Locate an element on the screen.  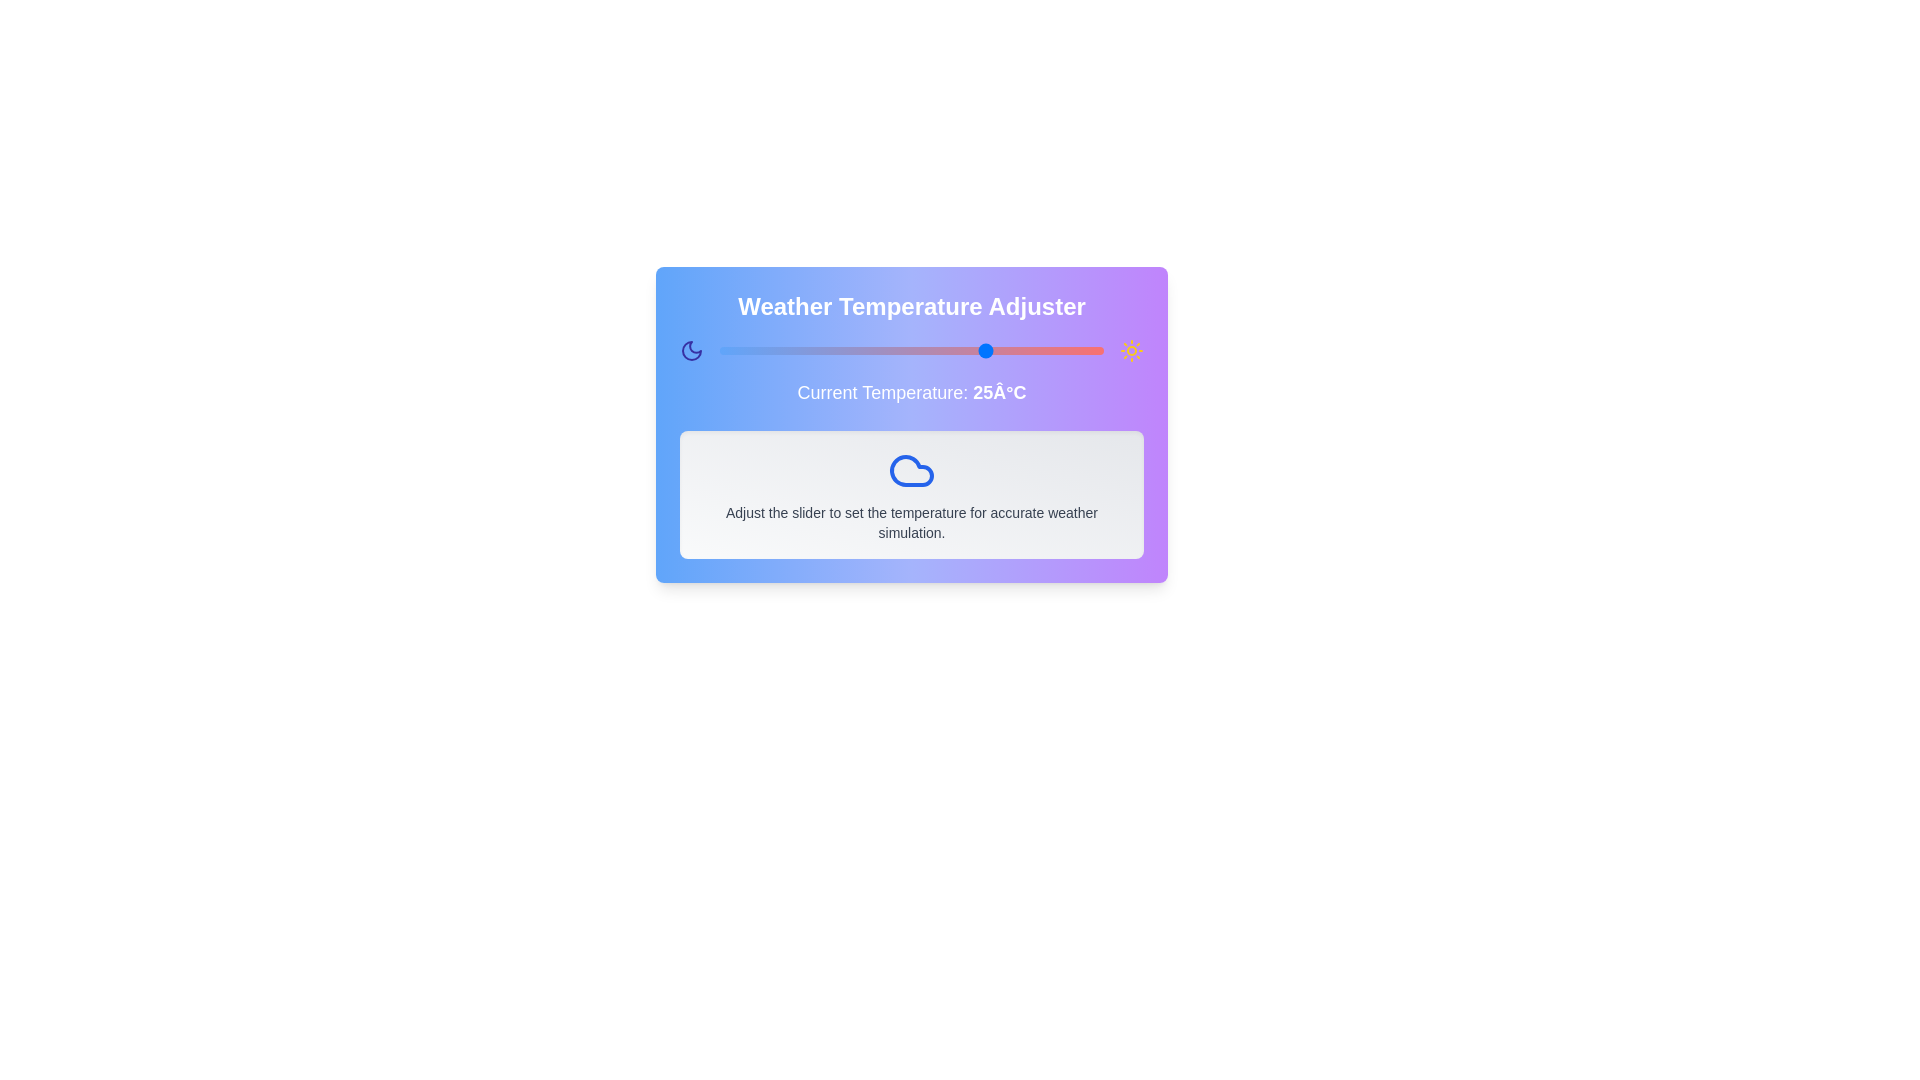
the slider to set the temperature to 23°C is located at coordinates (973, 350).